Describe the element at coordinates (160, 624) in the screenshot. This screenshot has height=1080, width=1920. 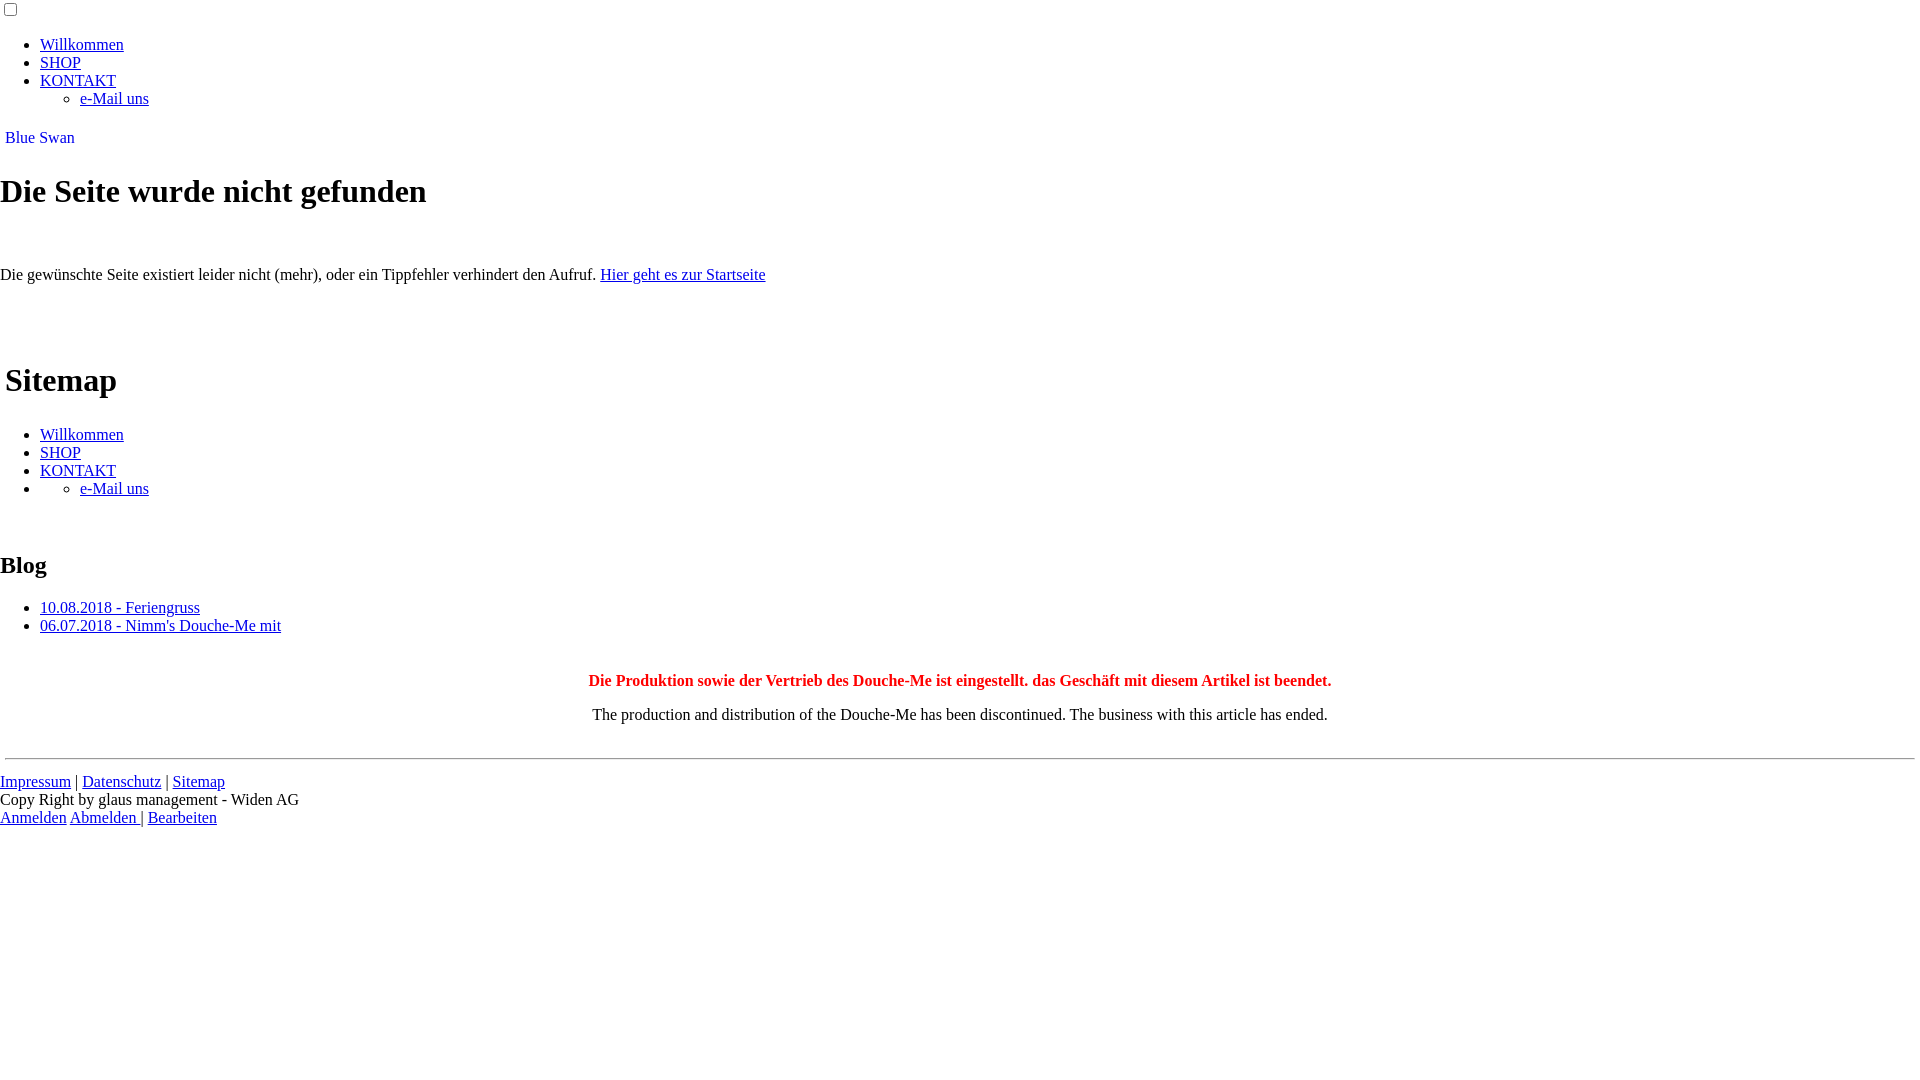
I see `'06.07.2018 - Nimm's Douche-Me mit'` at that location.